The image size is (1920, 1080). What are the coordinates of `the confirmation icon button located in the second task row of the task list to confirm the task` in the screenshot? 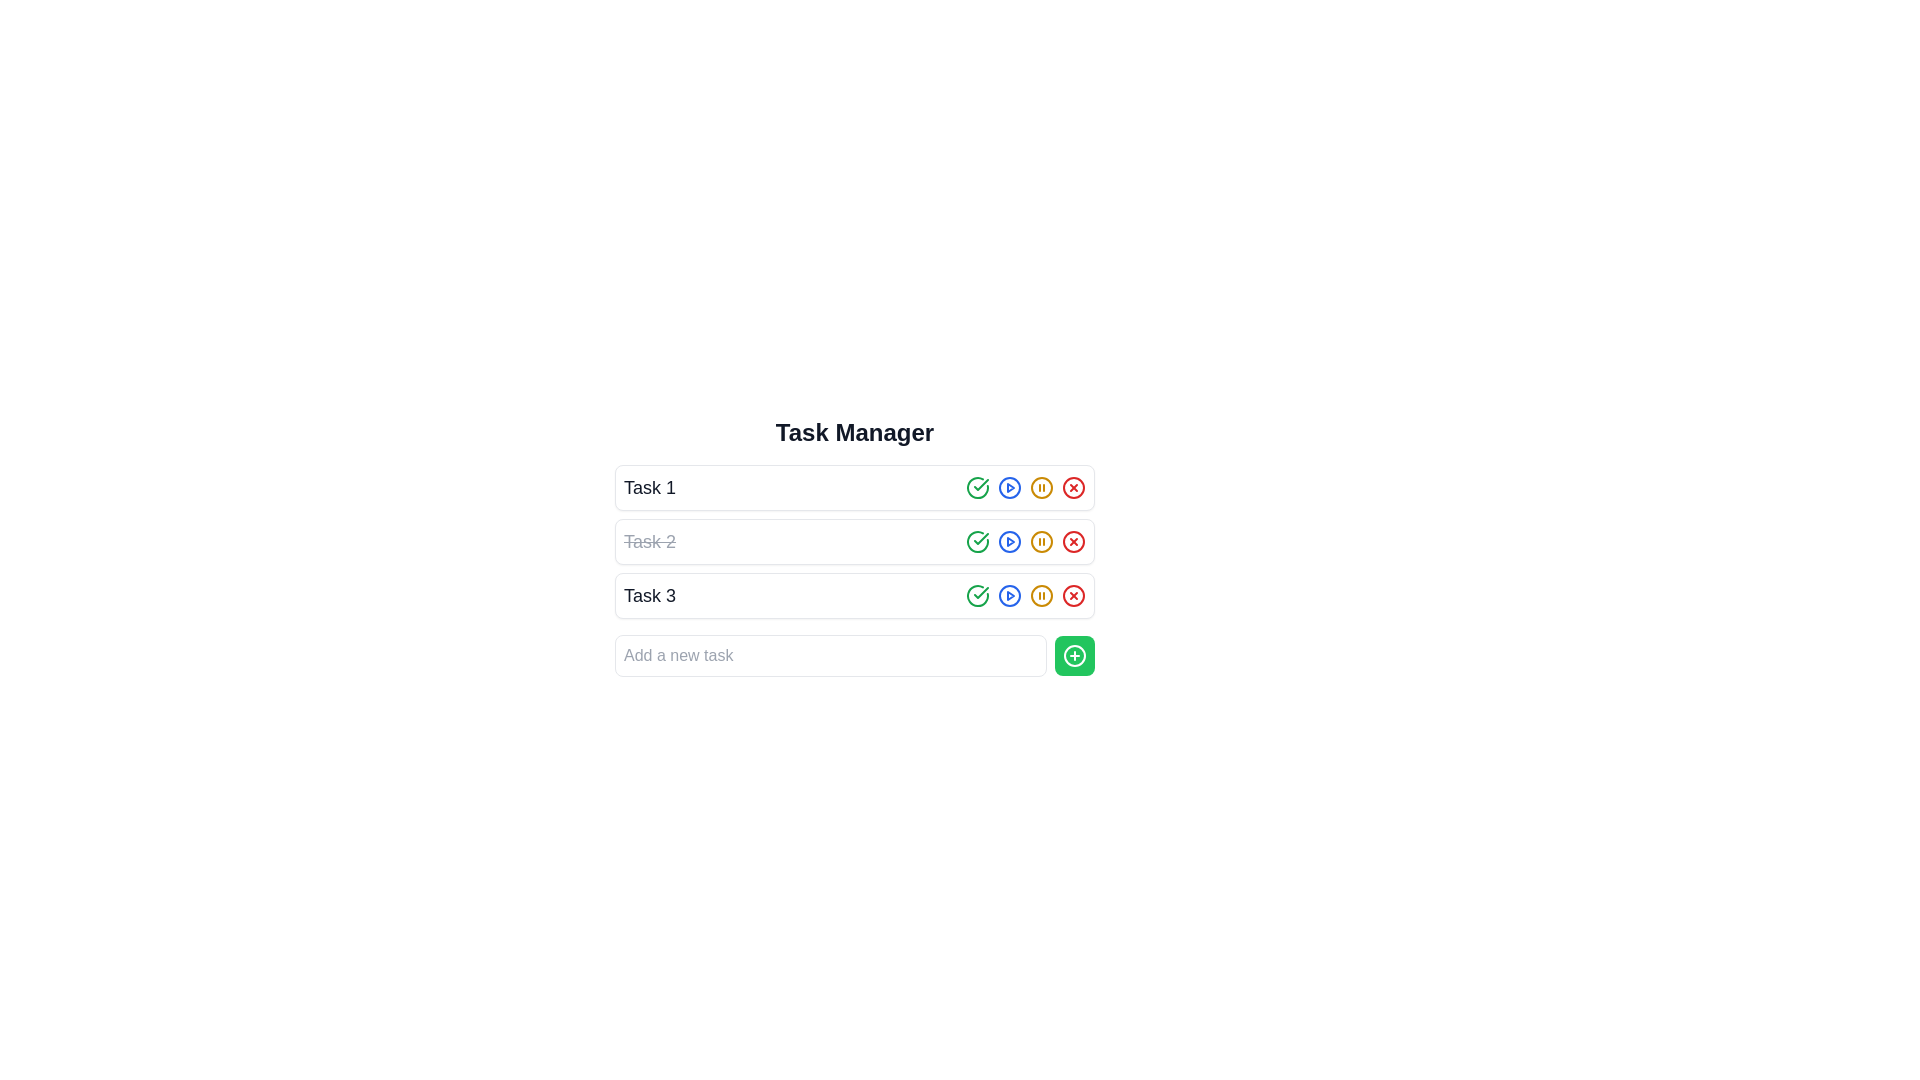 It's located at (981, 485).